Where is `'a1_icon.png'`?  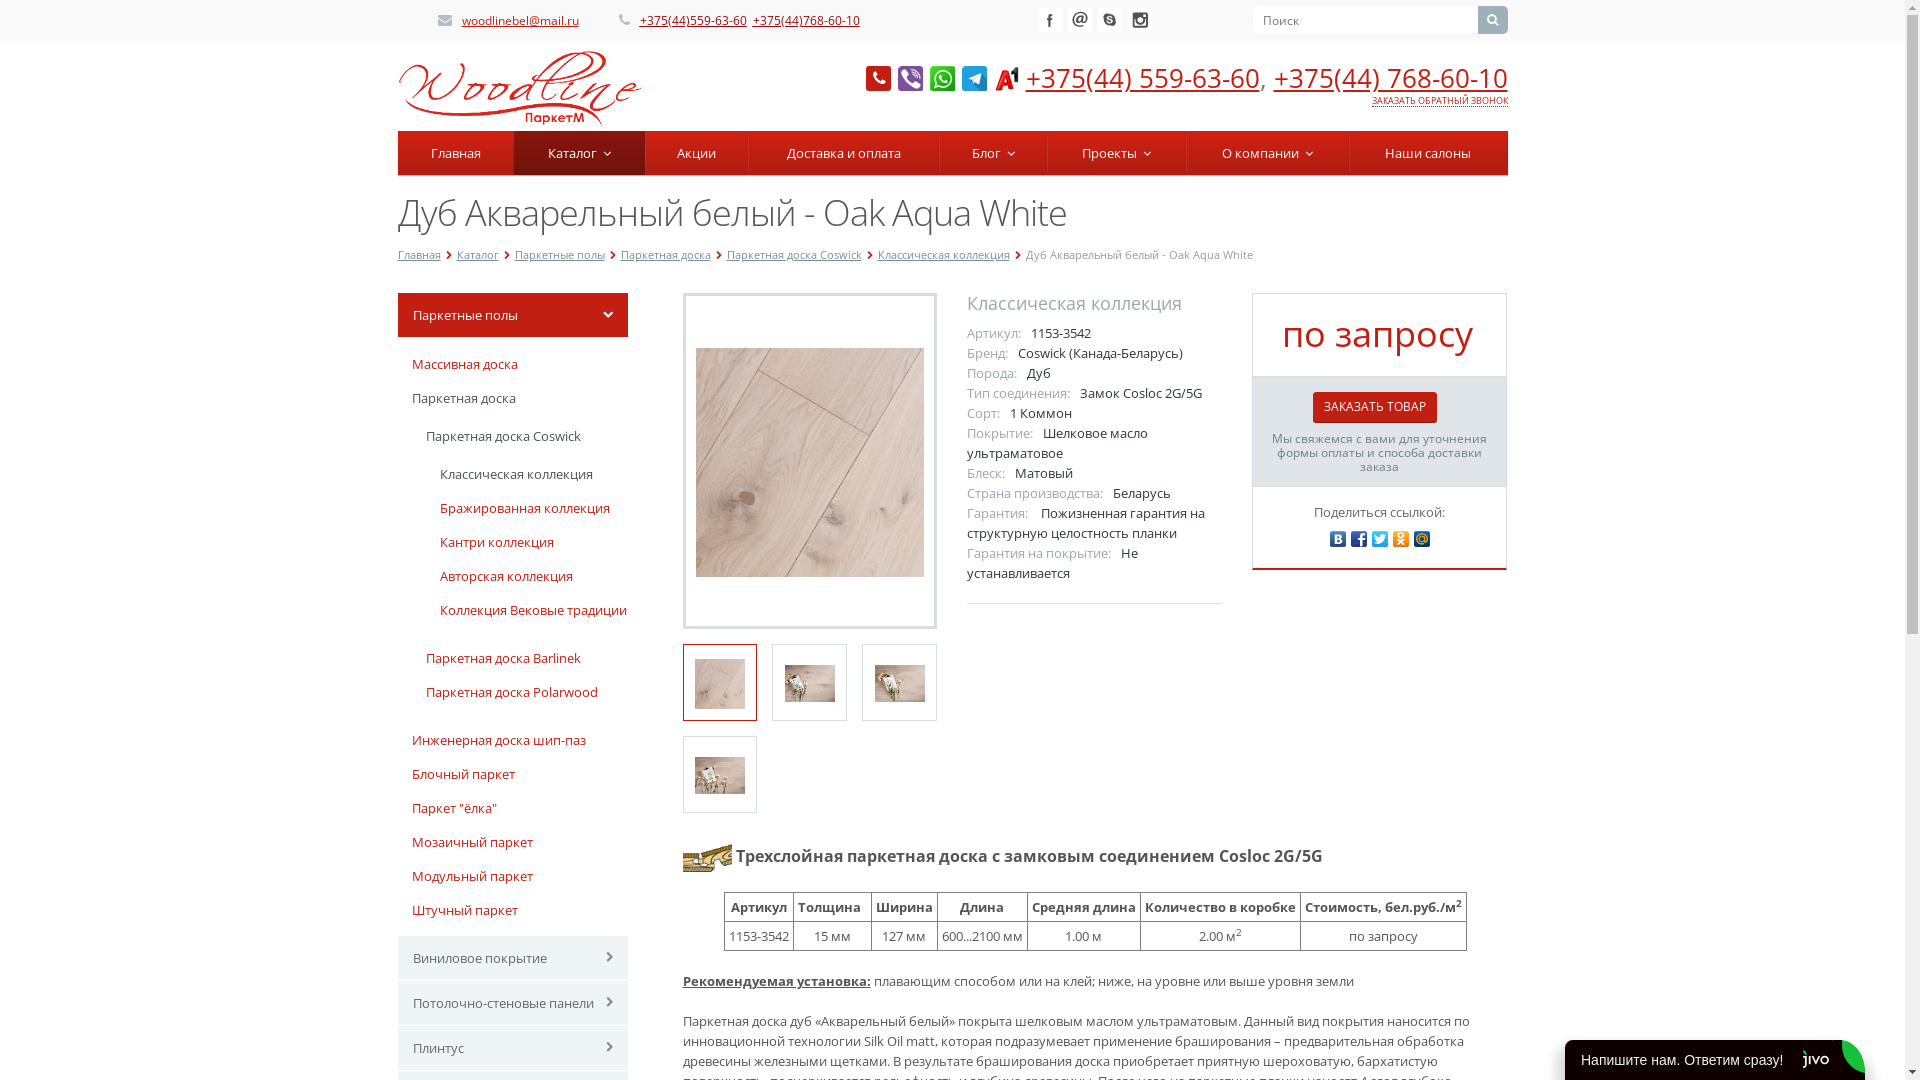 'a1_icon.png' is located at coordinates (1006, 77).